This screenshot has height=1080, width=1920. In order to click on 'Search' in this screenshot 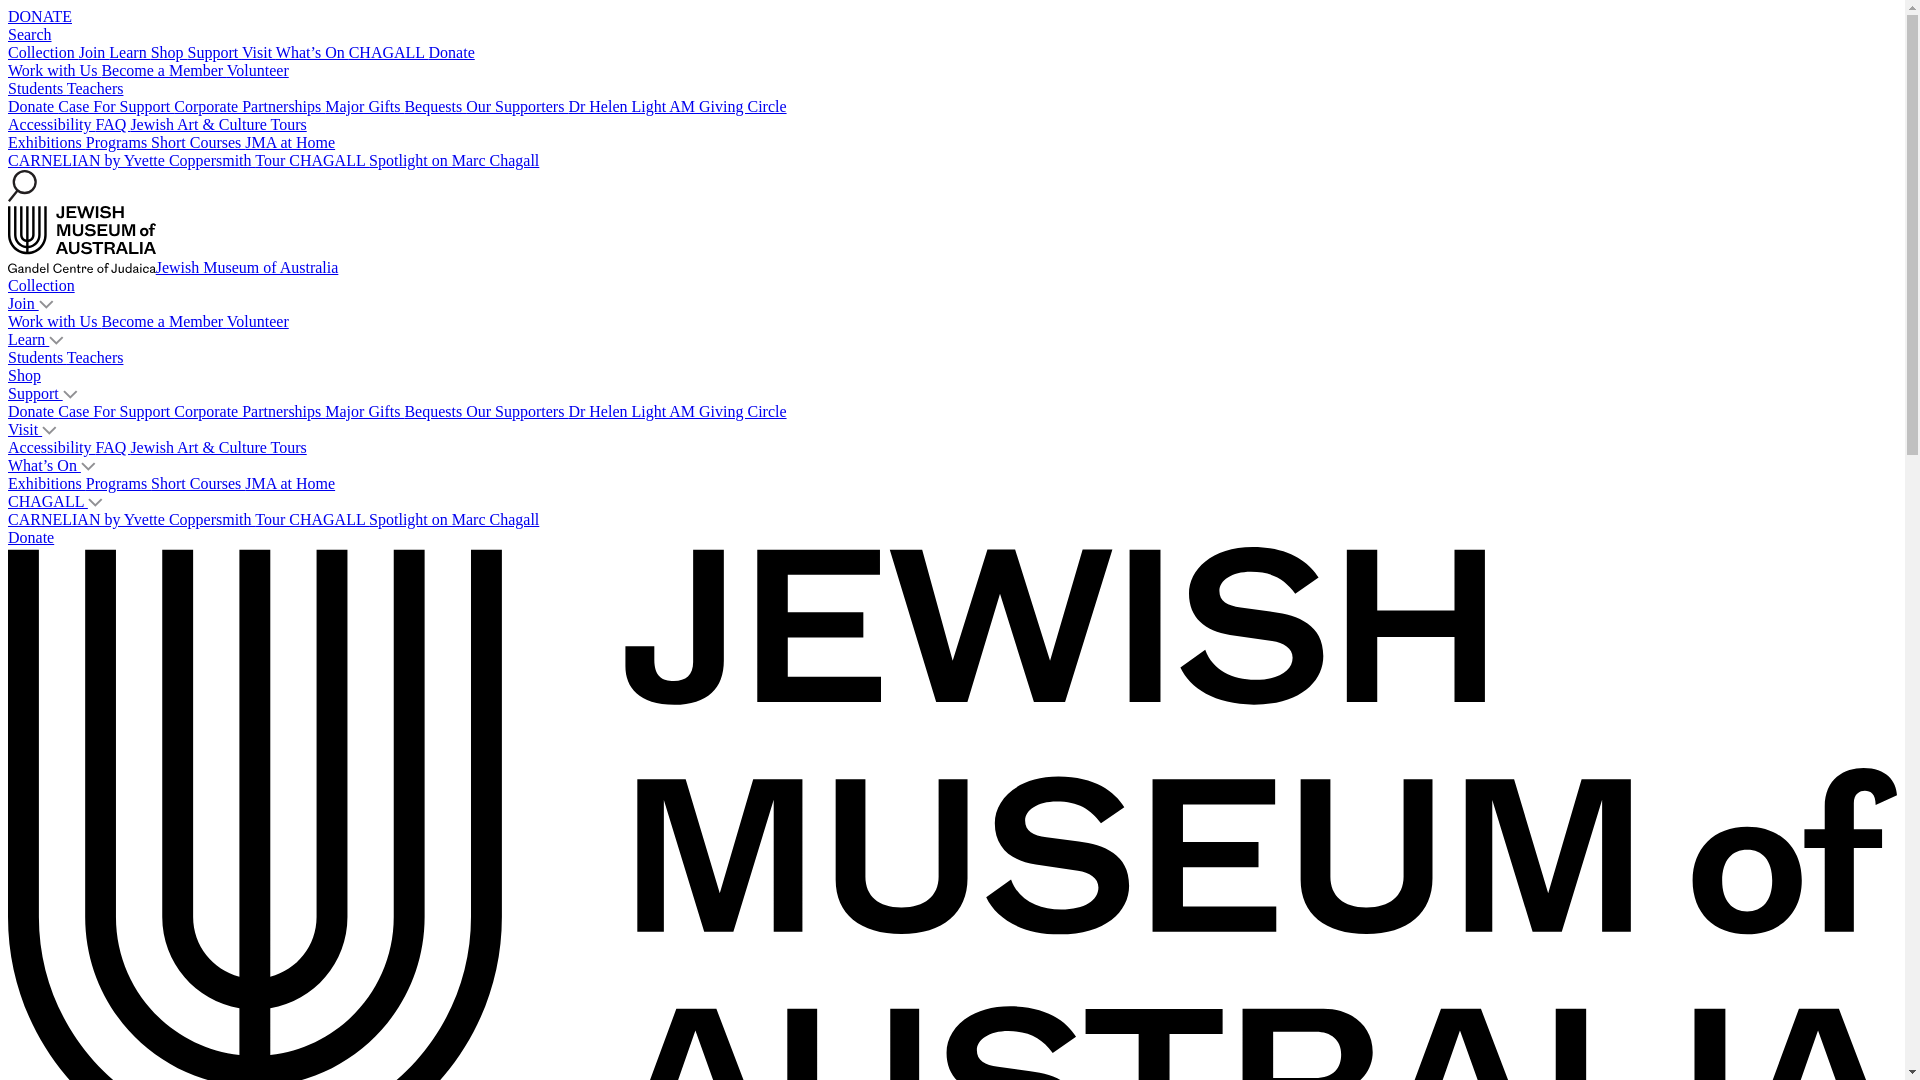, I will do `click(29, 34)`.